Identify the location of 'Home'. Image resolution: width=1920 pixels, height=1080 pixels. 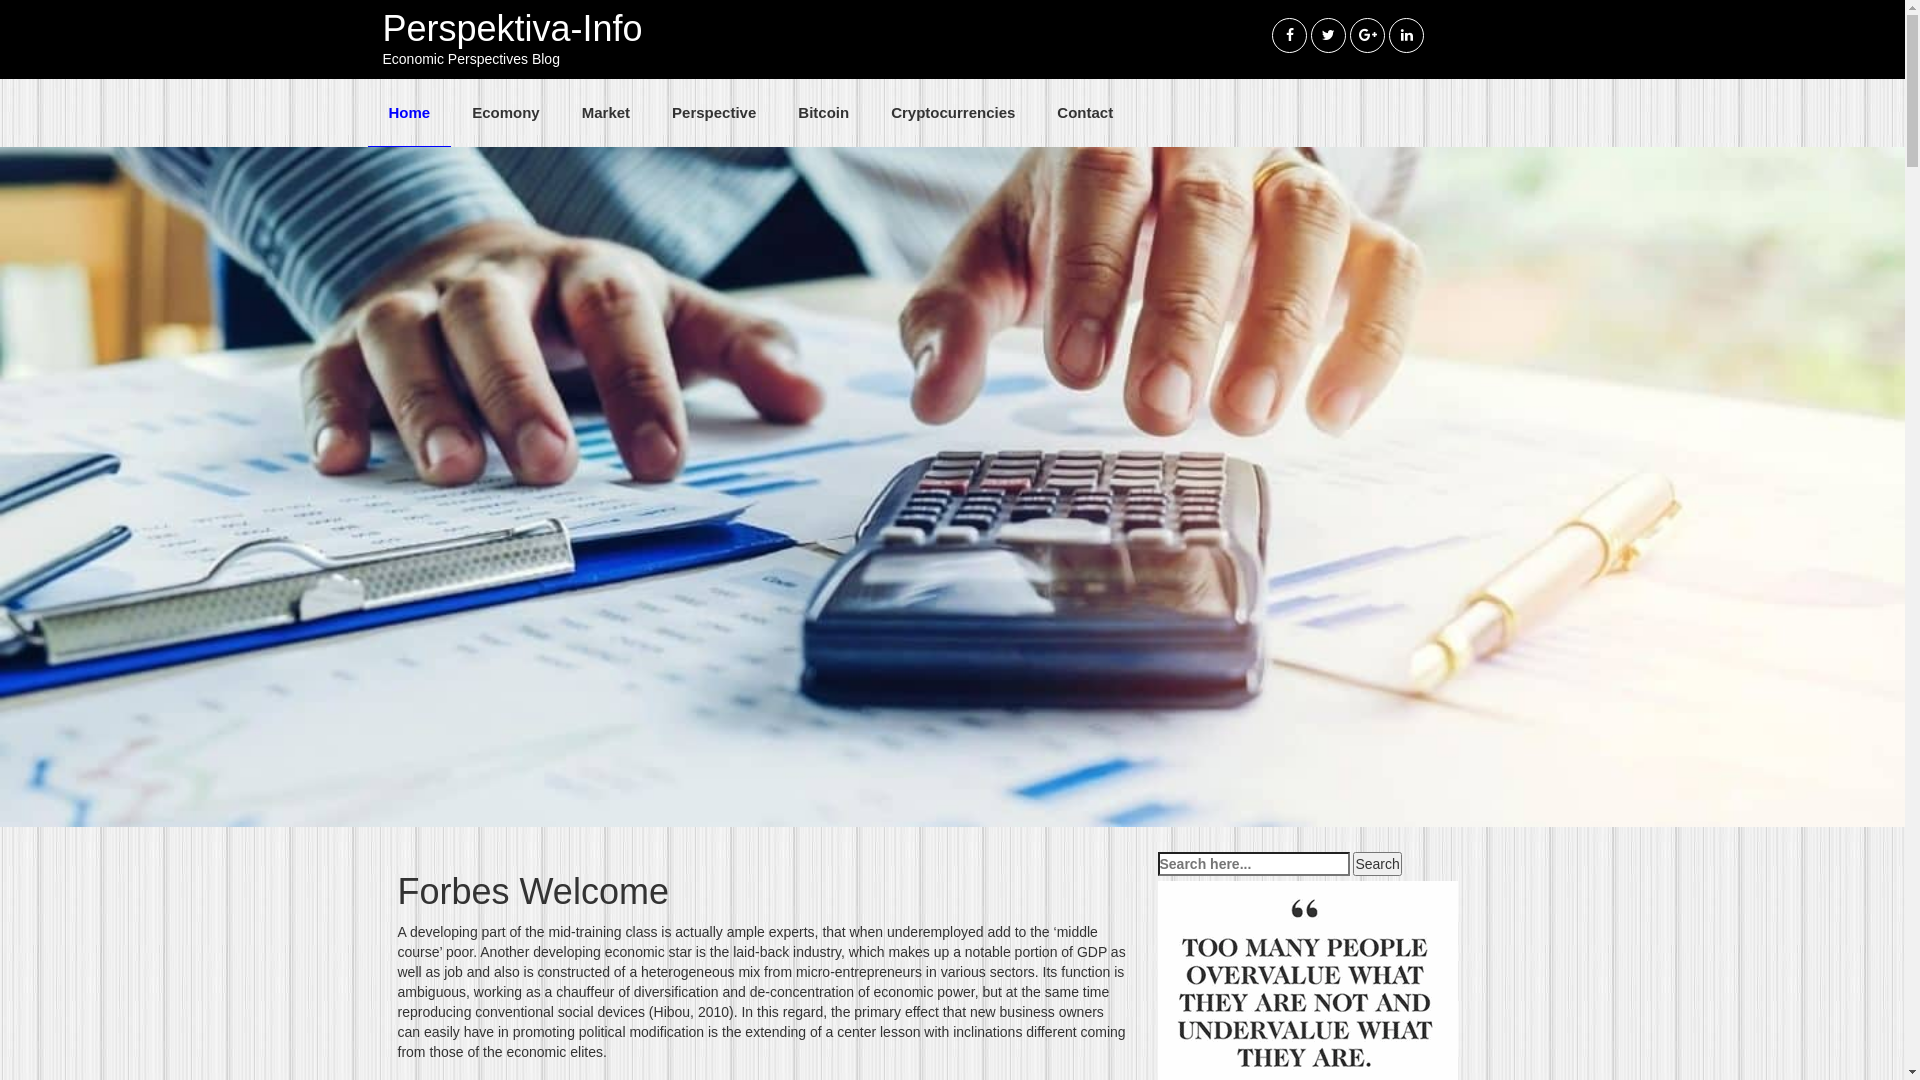
(408, 112).